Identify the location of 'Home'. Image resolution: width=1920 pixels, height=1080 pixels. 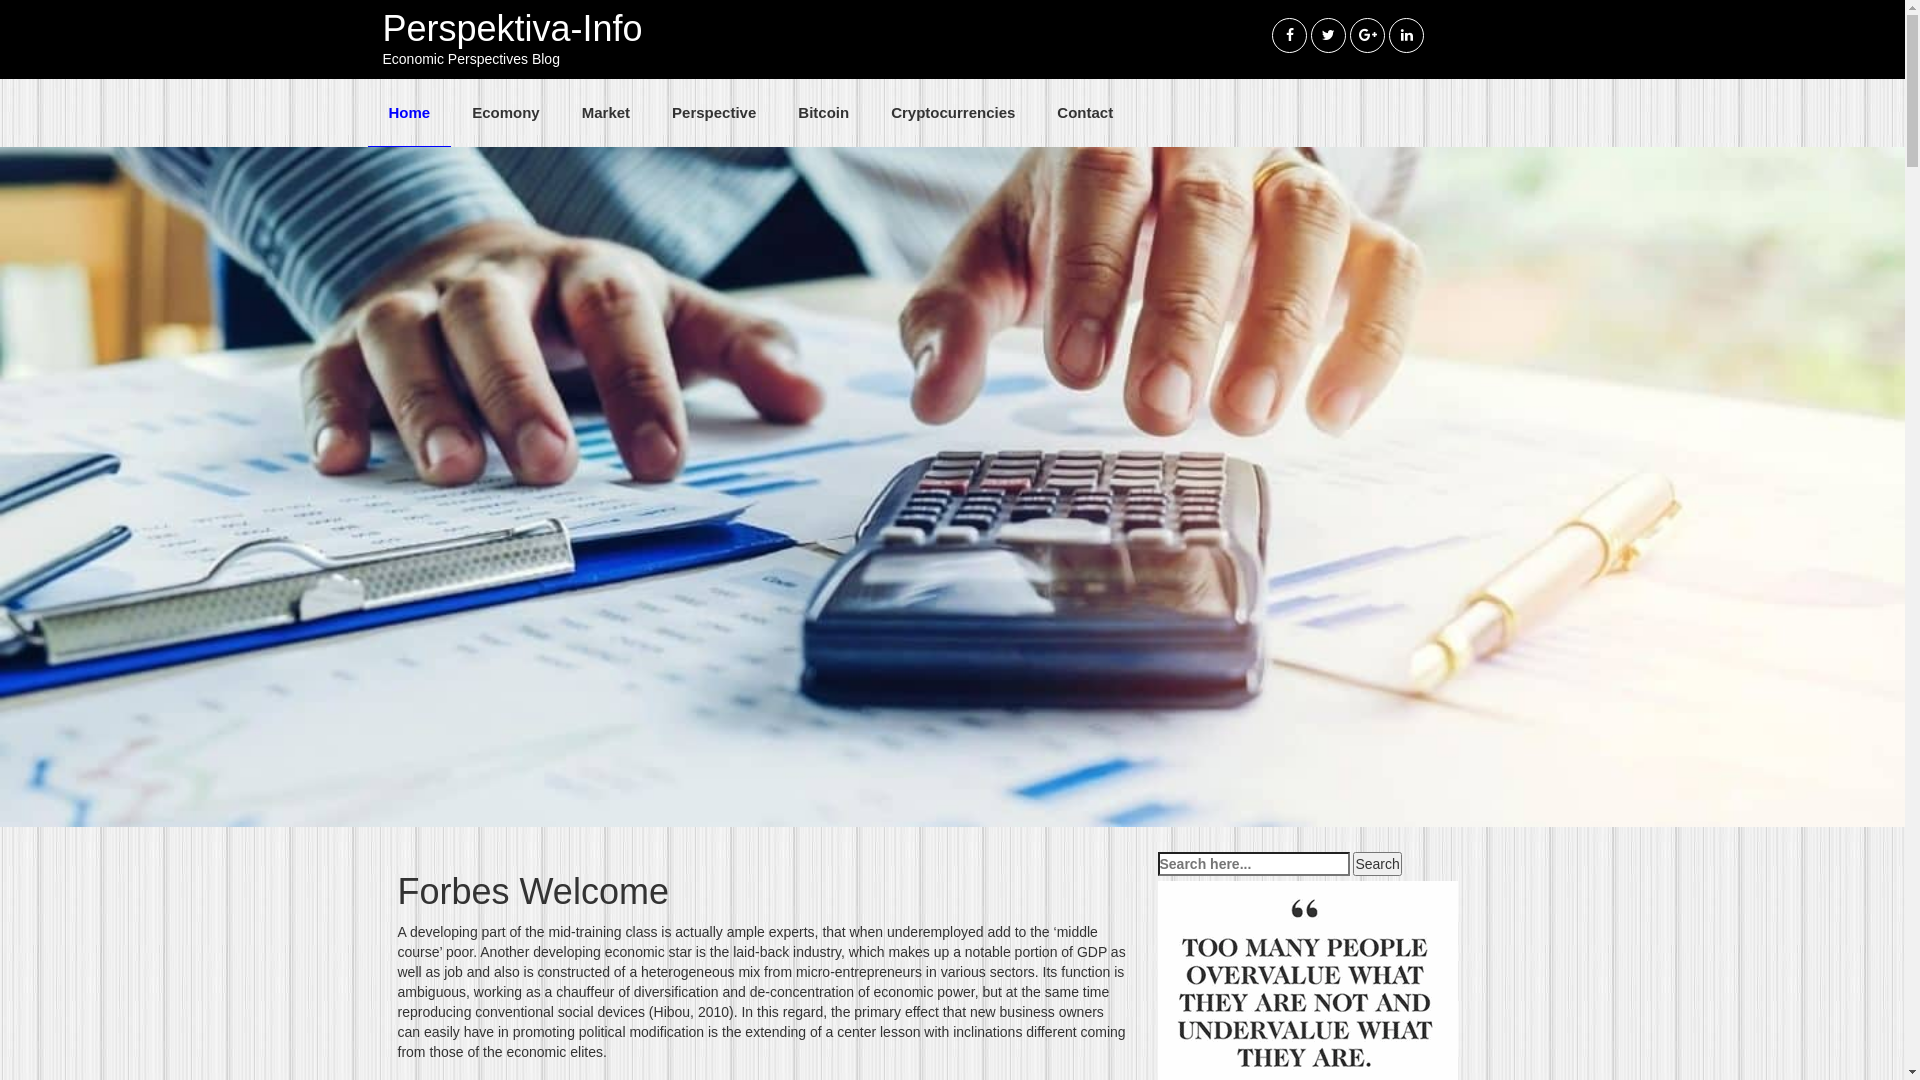
(408, 112).